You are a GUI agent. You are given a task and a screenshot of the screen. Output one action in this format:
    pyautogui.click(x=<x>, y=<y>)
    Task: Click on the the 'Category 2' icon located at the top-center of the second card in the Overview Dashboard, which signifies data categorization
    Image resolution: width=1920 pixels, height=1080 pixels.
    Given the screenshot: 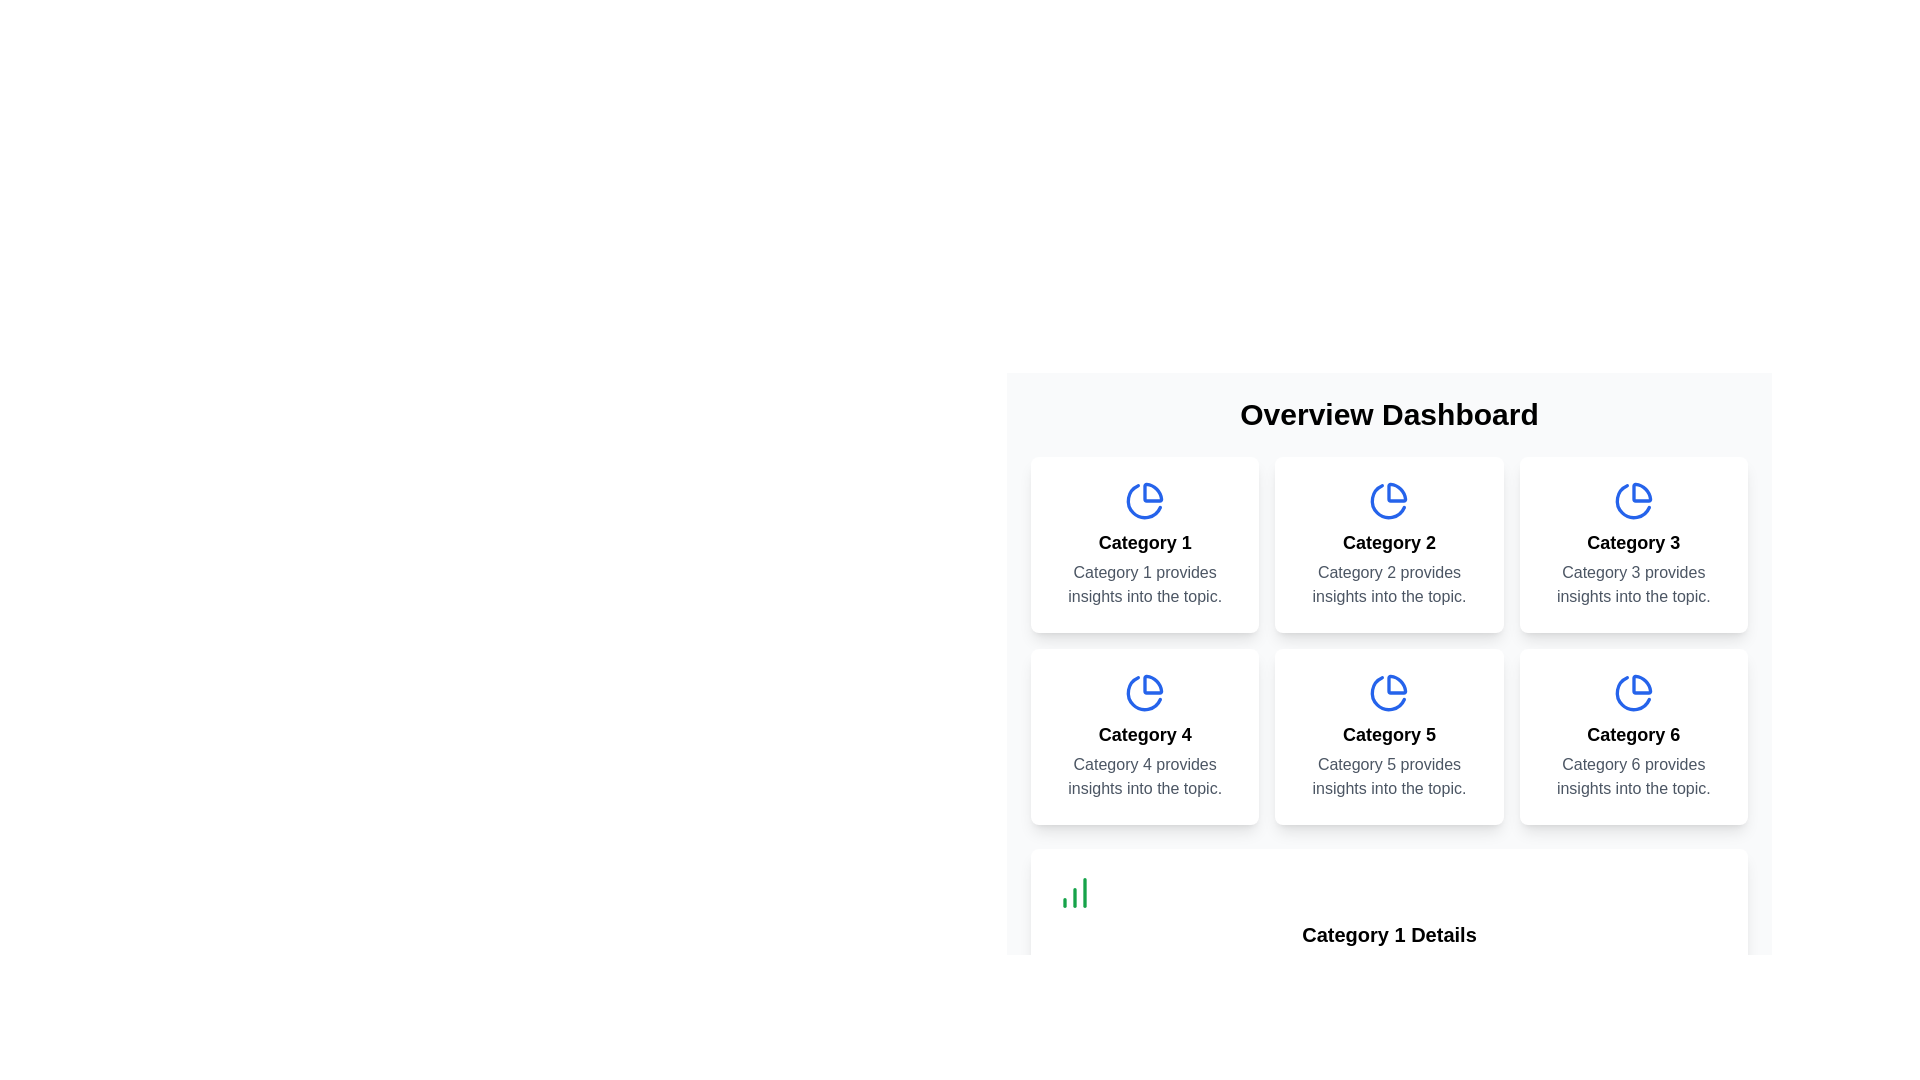 What is the action you would take?
    pyautogui.click(x=1388, y=500)
    